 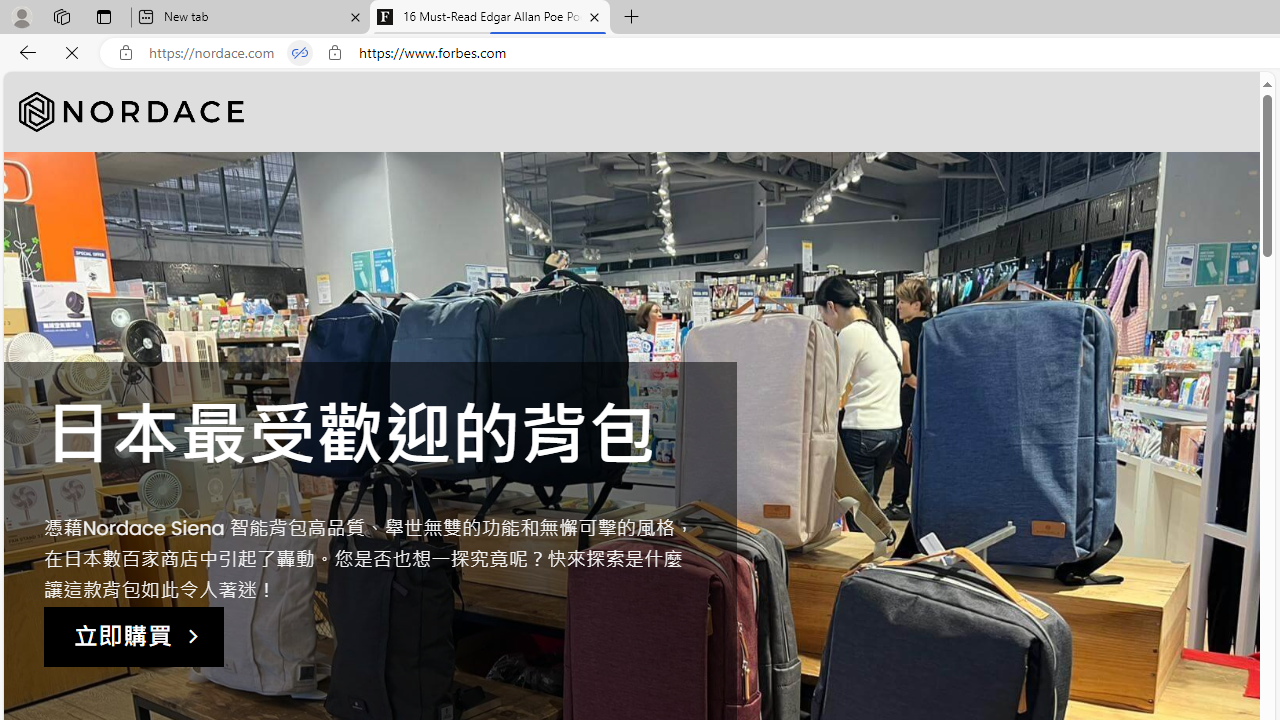 What do you see at coordinates (490, 17) in the screenshot?
I see `'16 Must-Read Edgar Allan Poe Poems And Short Stories'` at bounding box center [490, 17].